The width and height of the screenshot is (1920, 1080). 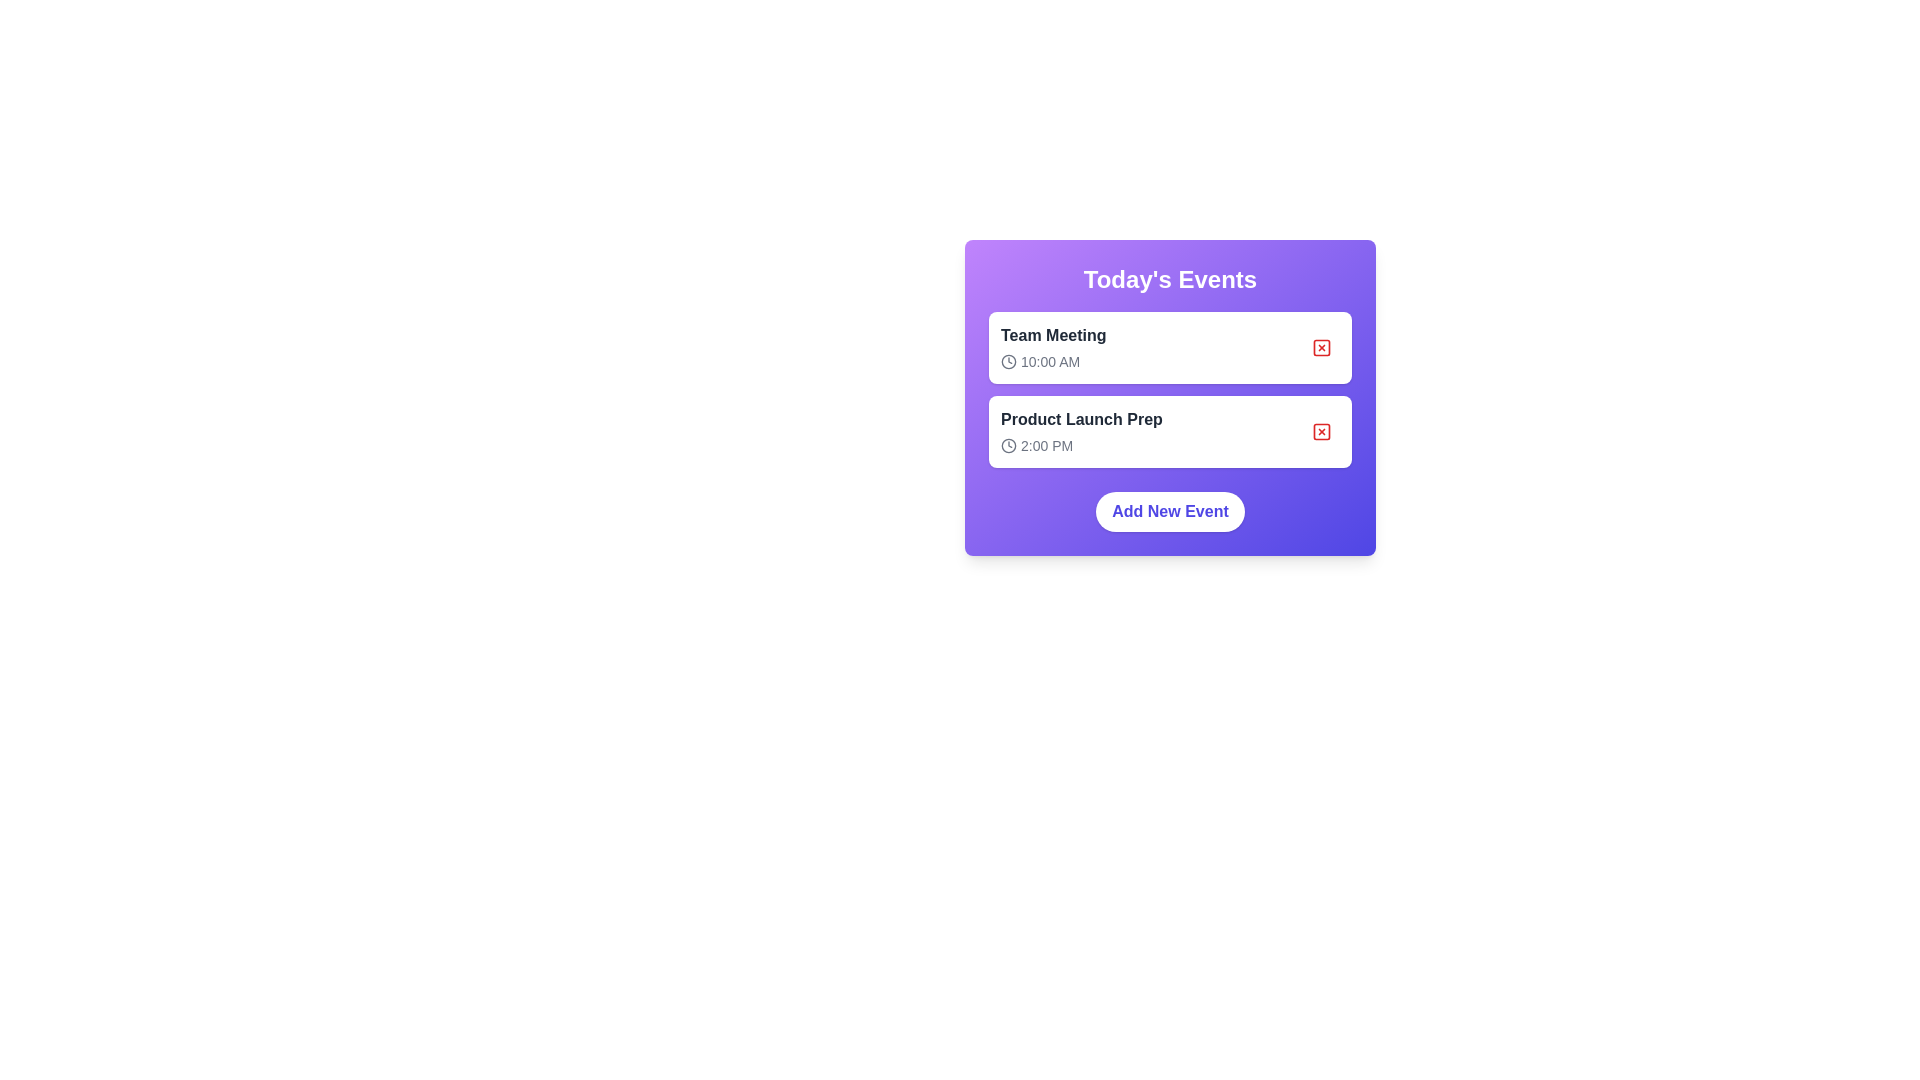 What do you see at coordinates (1170, 511) in the screenshot?
I see `the 'Add New Event' button, which is a rounded rectangular button with indigo text on a white background, located at the bottom center of the 'Today's Events' purple panel` at bounding box center [1170, 511].